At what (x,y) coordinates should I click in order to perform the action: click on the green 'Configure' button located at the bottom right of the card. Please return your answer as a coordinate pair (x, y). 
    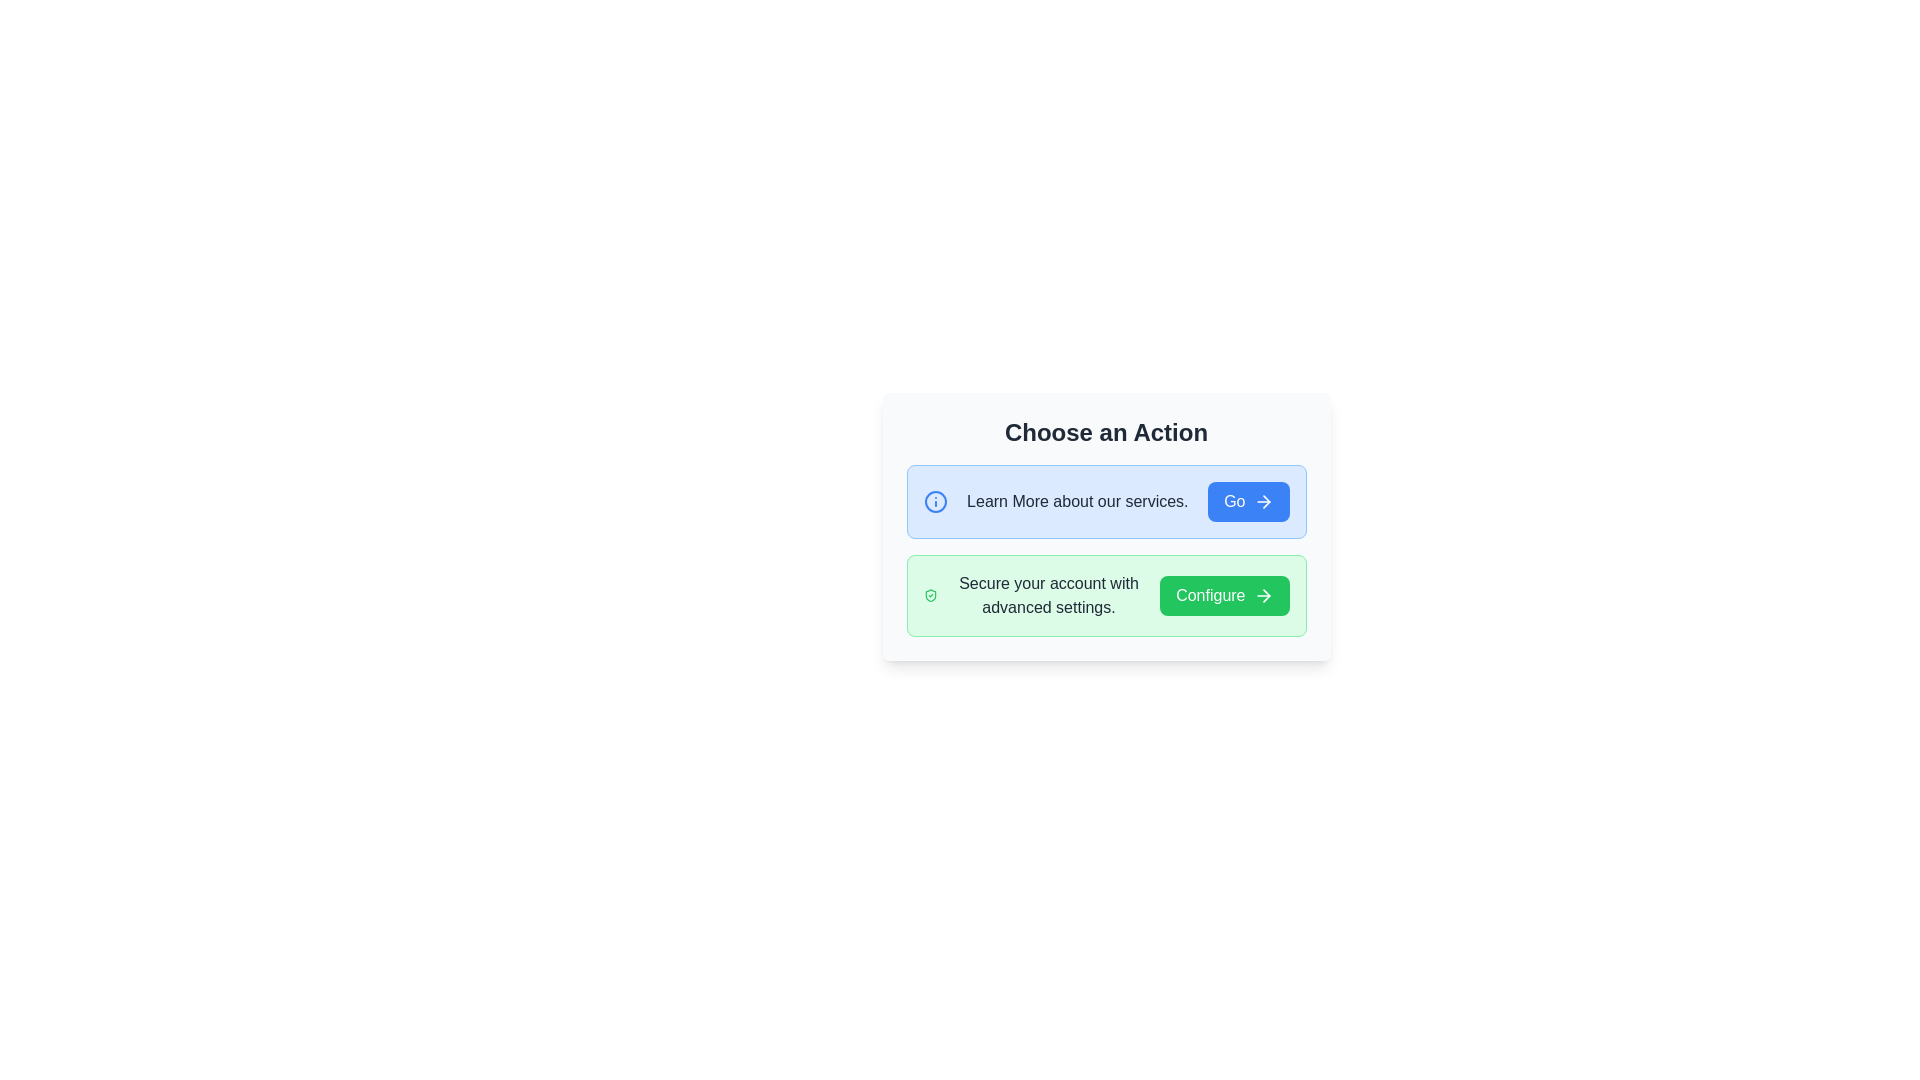
    Looking at the image, I should click on (1223, 595).